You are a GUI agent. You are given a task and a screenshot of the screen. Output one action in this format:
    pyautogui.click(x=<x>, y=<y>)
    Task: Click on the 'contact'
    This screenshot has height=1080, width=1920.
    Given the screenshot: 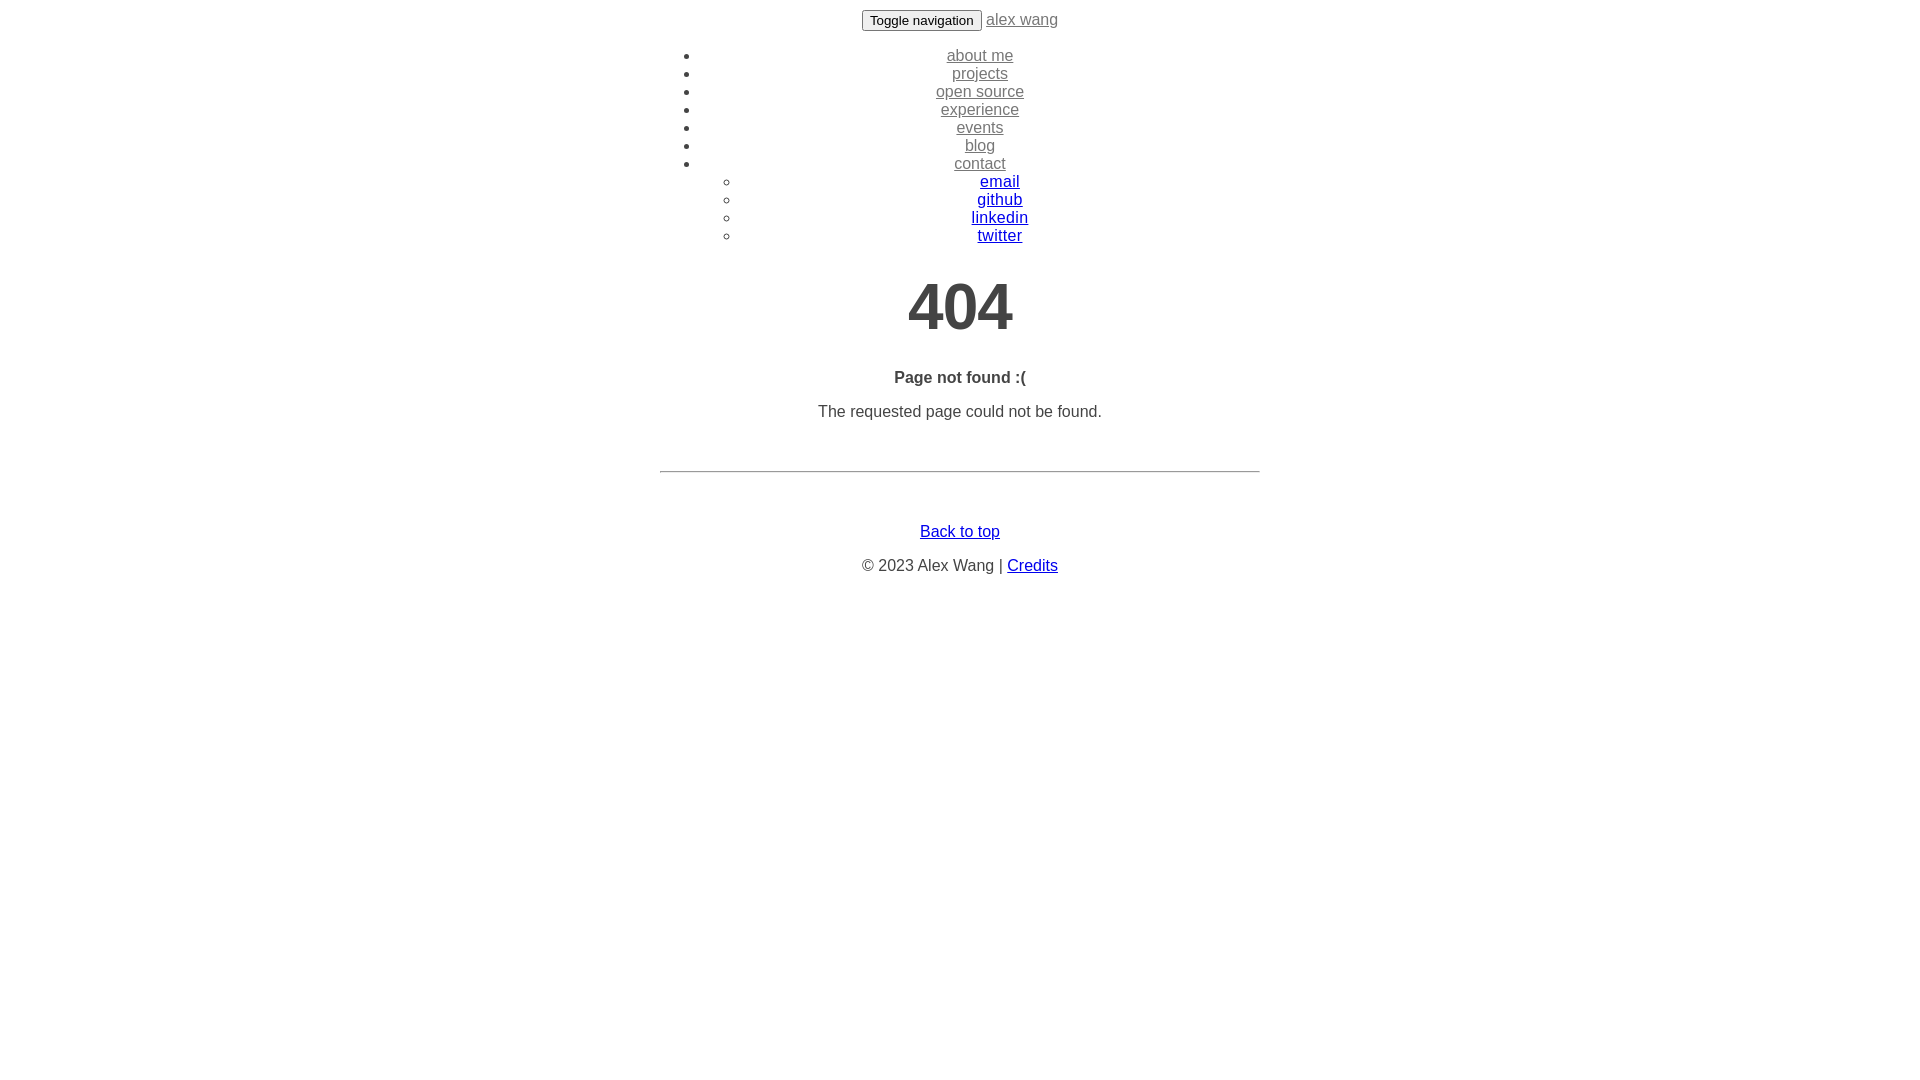 What is the action you would take?
    pyautogui.click(x=979, y=162)
    